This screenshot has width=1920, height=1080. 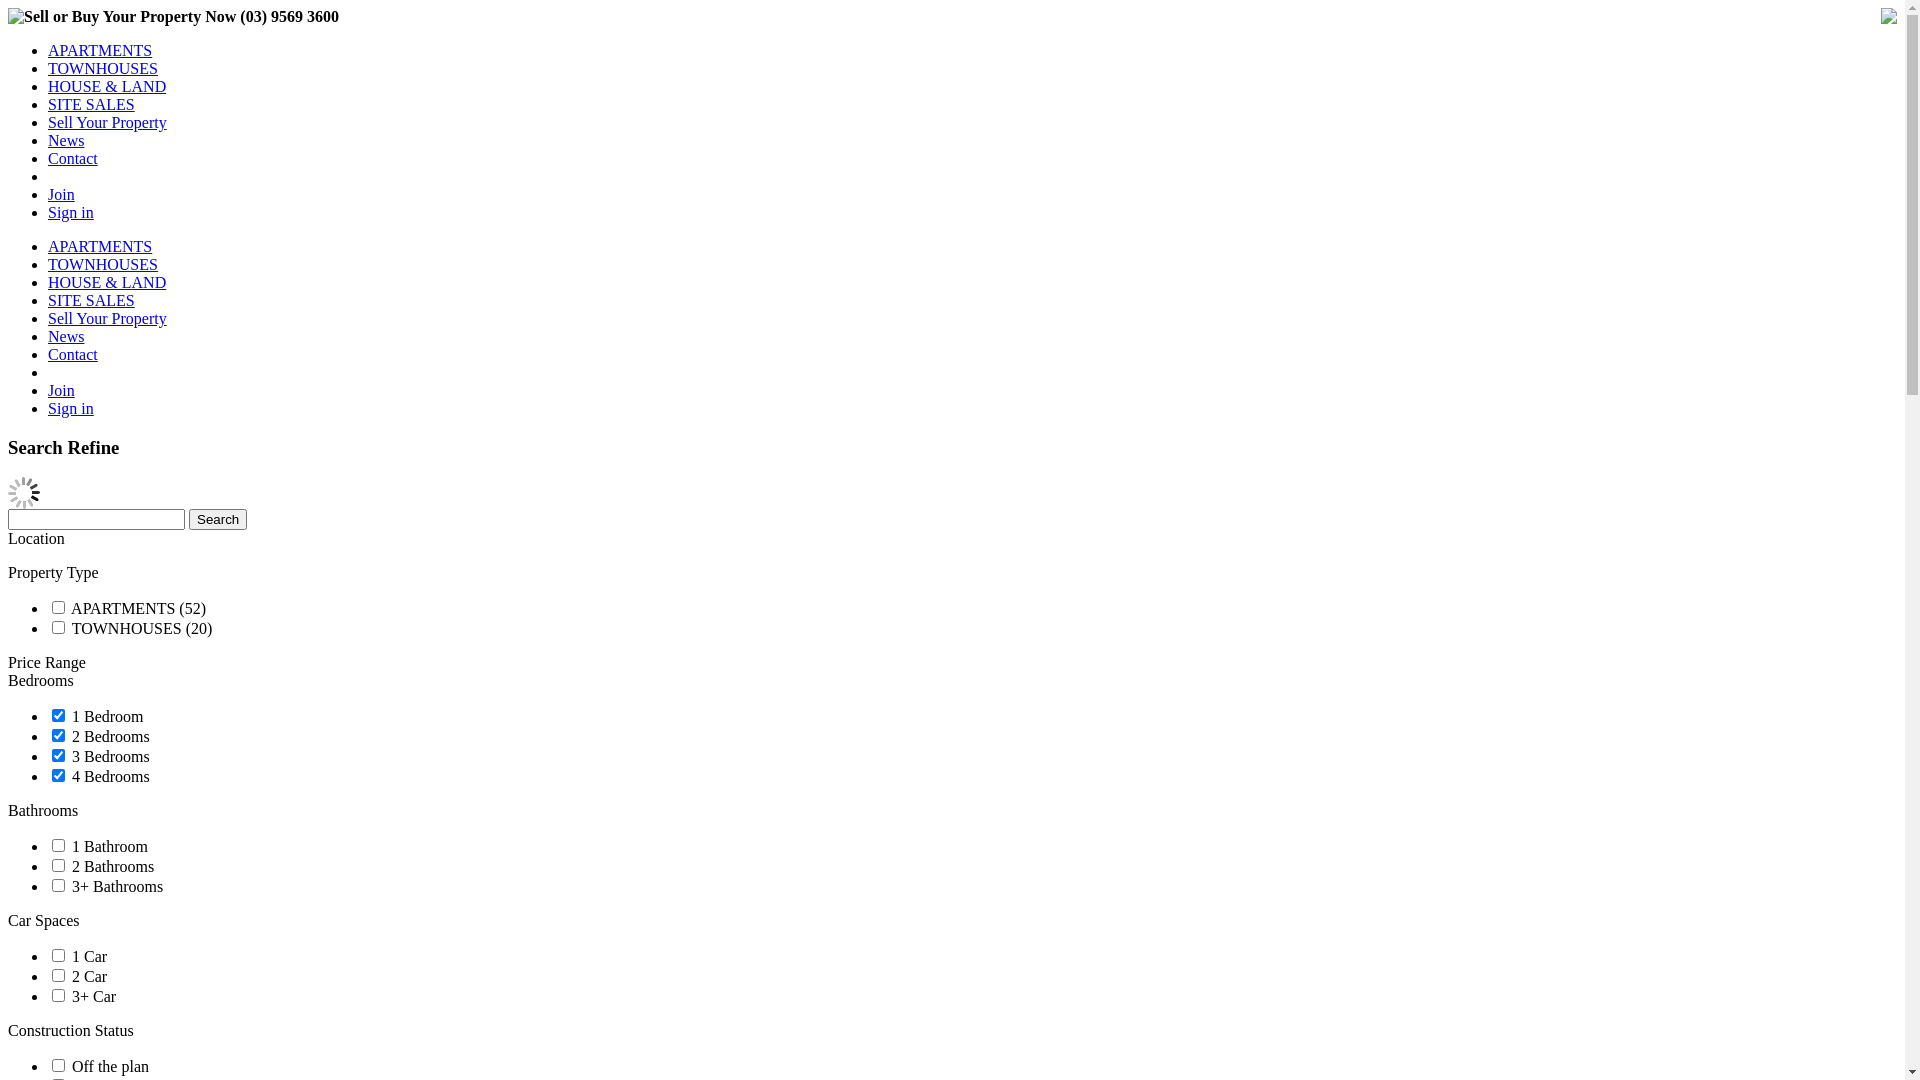 What do you see at coordinates (48, 157) in the screenshot?
I see `'Contact'` at bounding box center [48, 157].